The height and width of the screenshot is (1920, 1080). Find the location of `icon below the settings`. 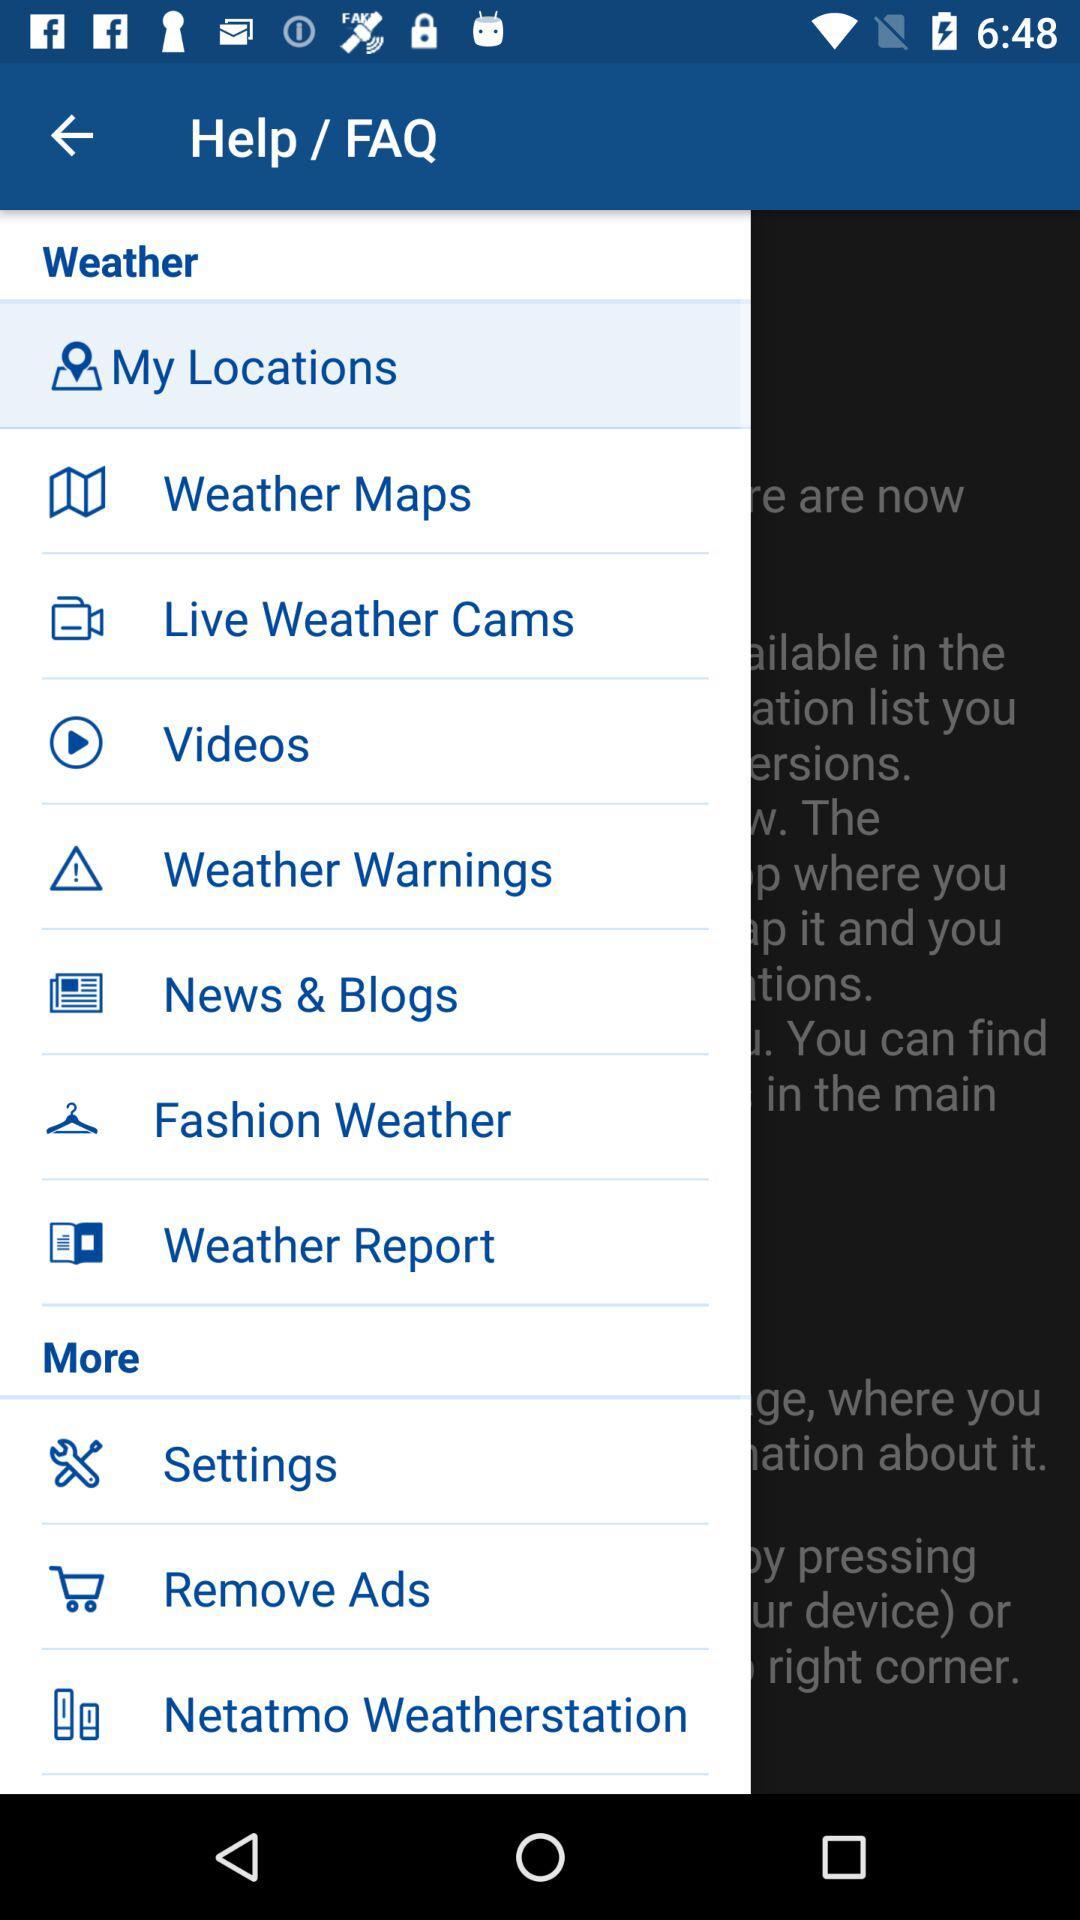

icon below the settings is located at coordinates (434, 1586).